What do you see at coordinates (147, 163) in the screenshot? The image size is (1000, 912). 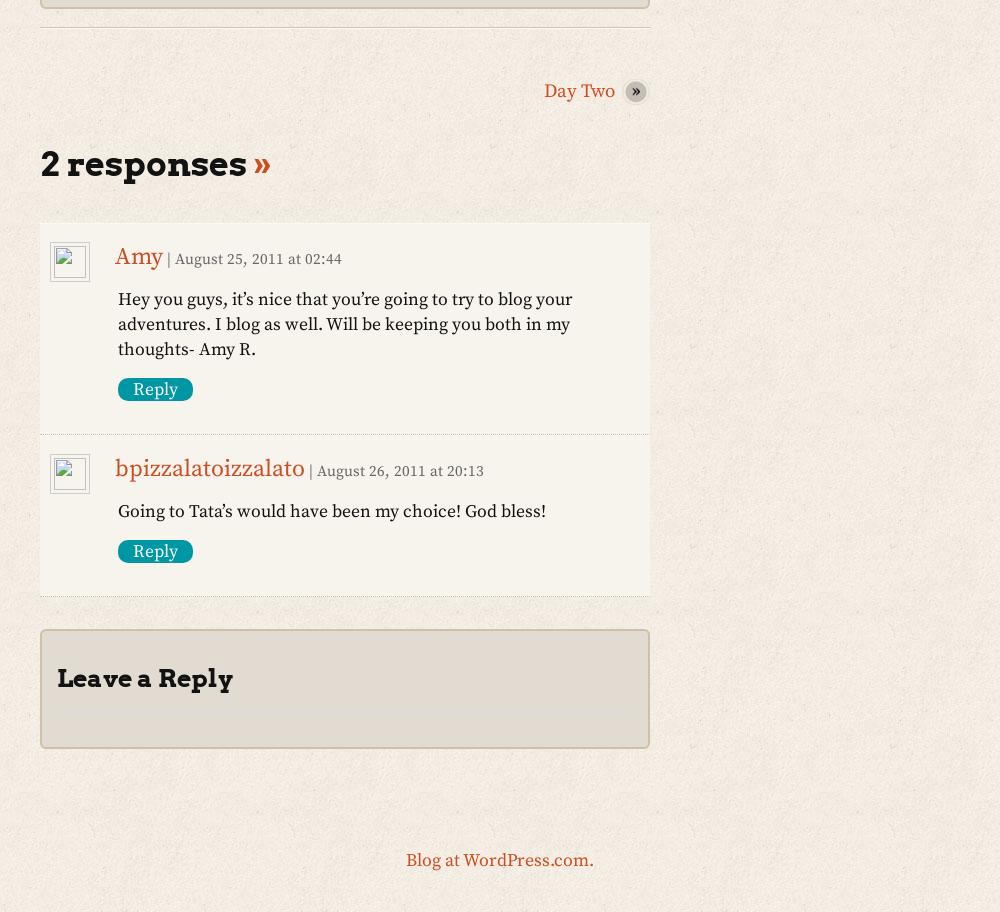 I see `'2 responses'` at bounding box center [147, 163].